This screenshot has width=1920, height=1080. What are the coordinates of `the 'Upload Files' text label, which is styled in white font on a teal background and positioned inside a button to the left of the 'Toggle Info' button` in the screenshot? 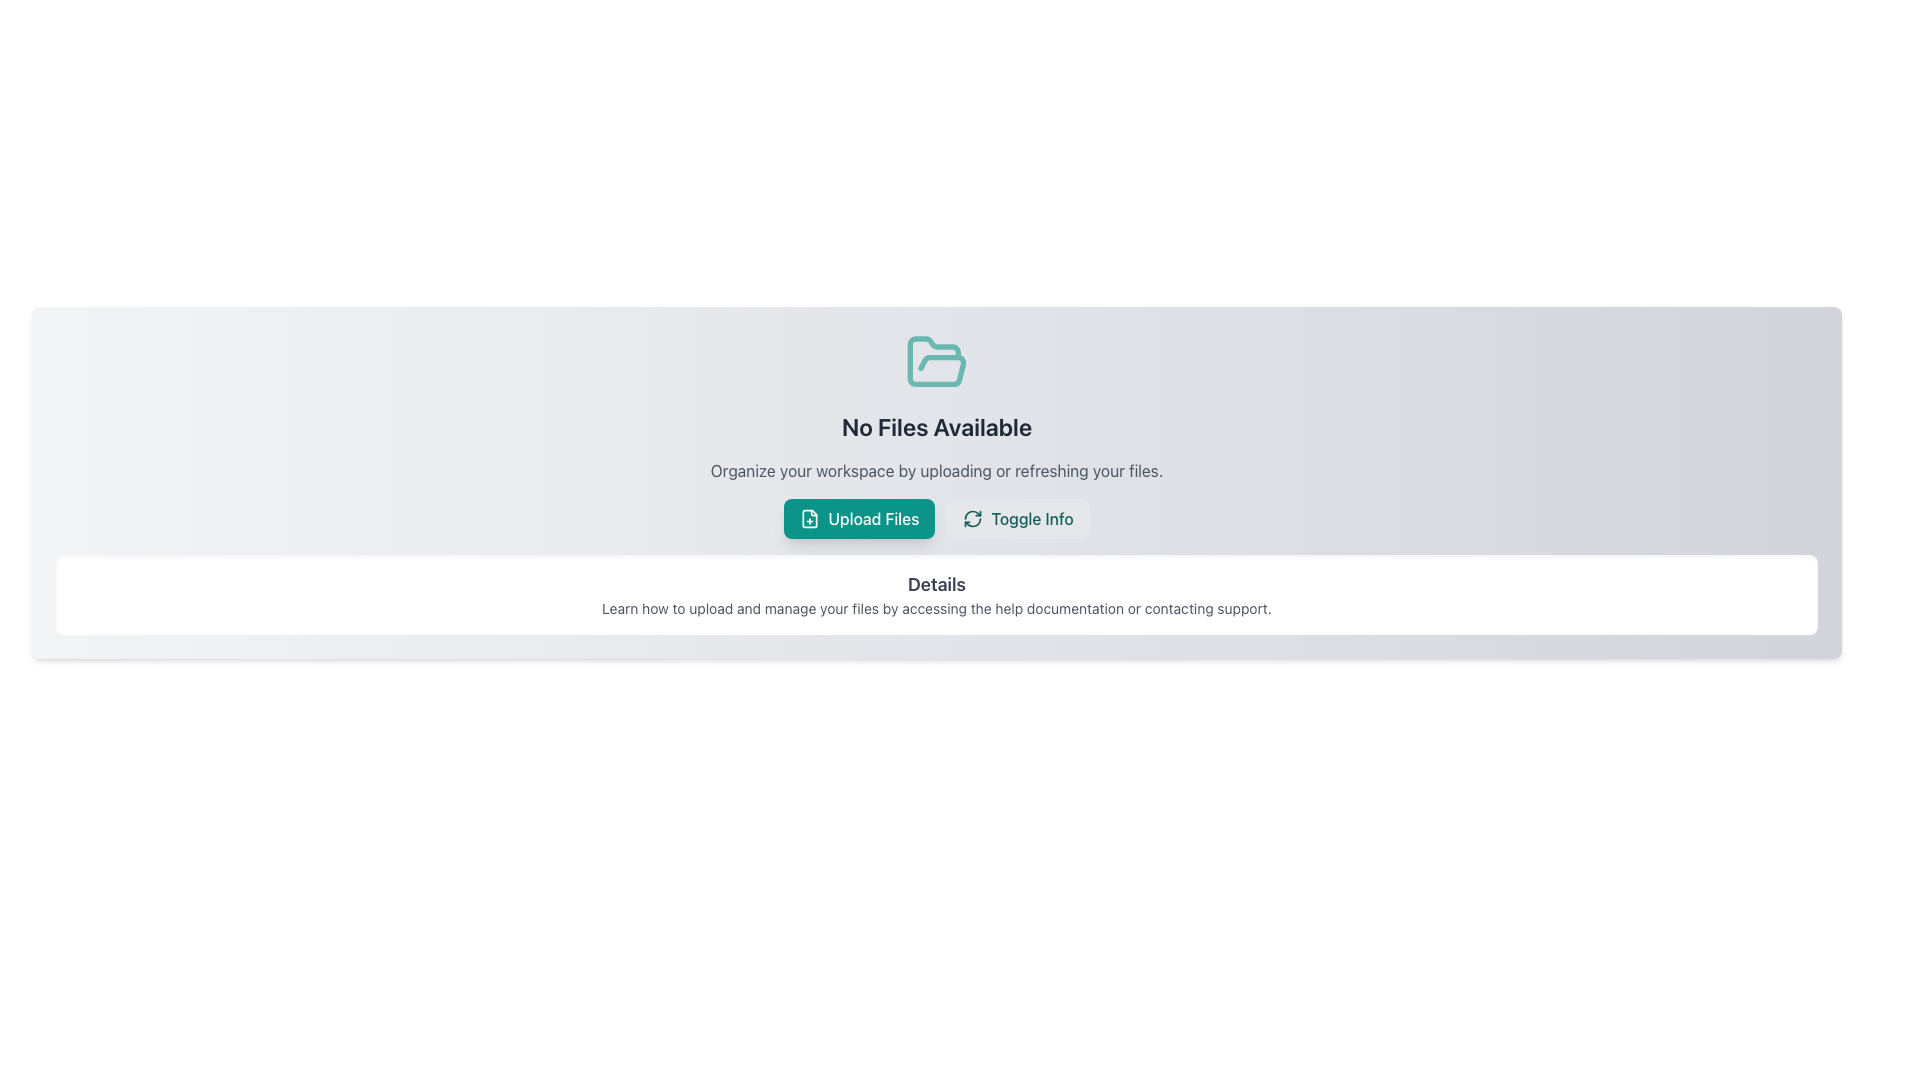 It's located at (873, 518).